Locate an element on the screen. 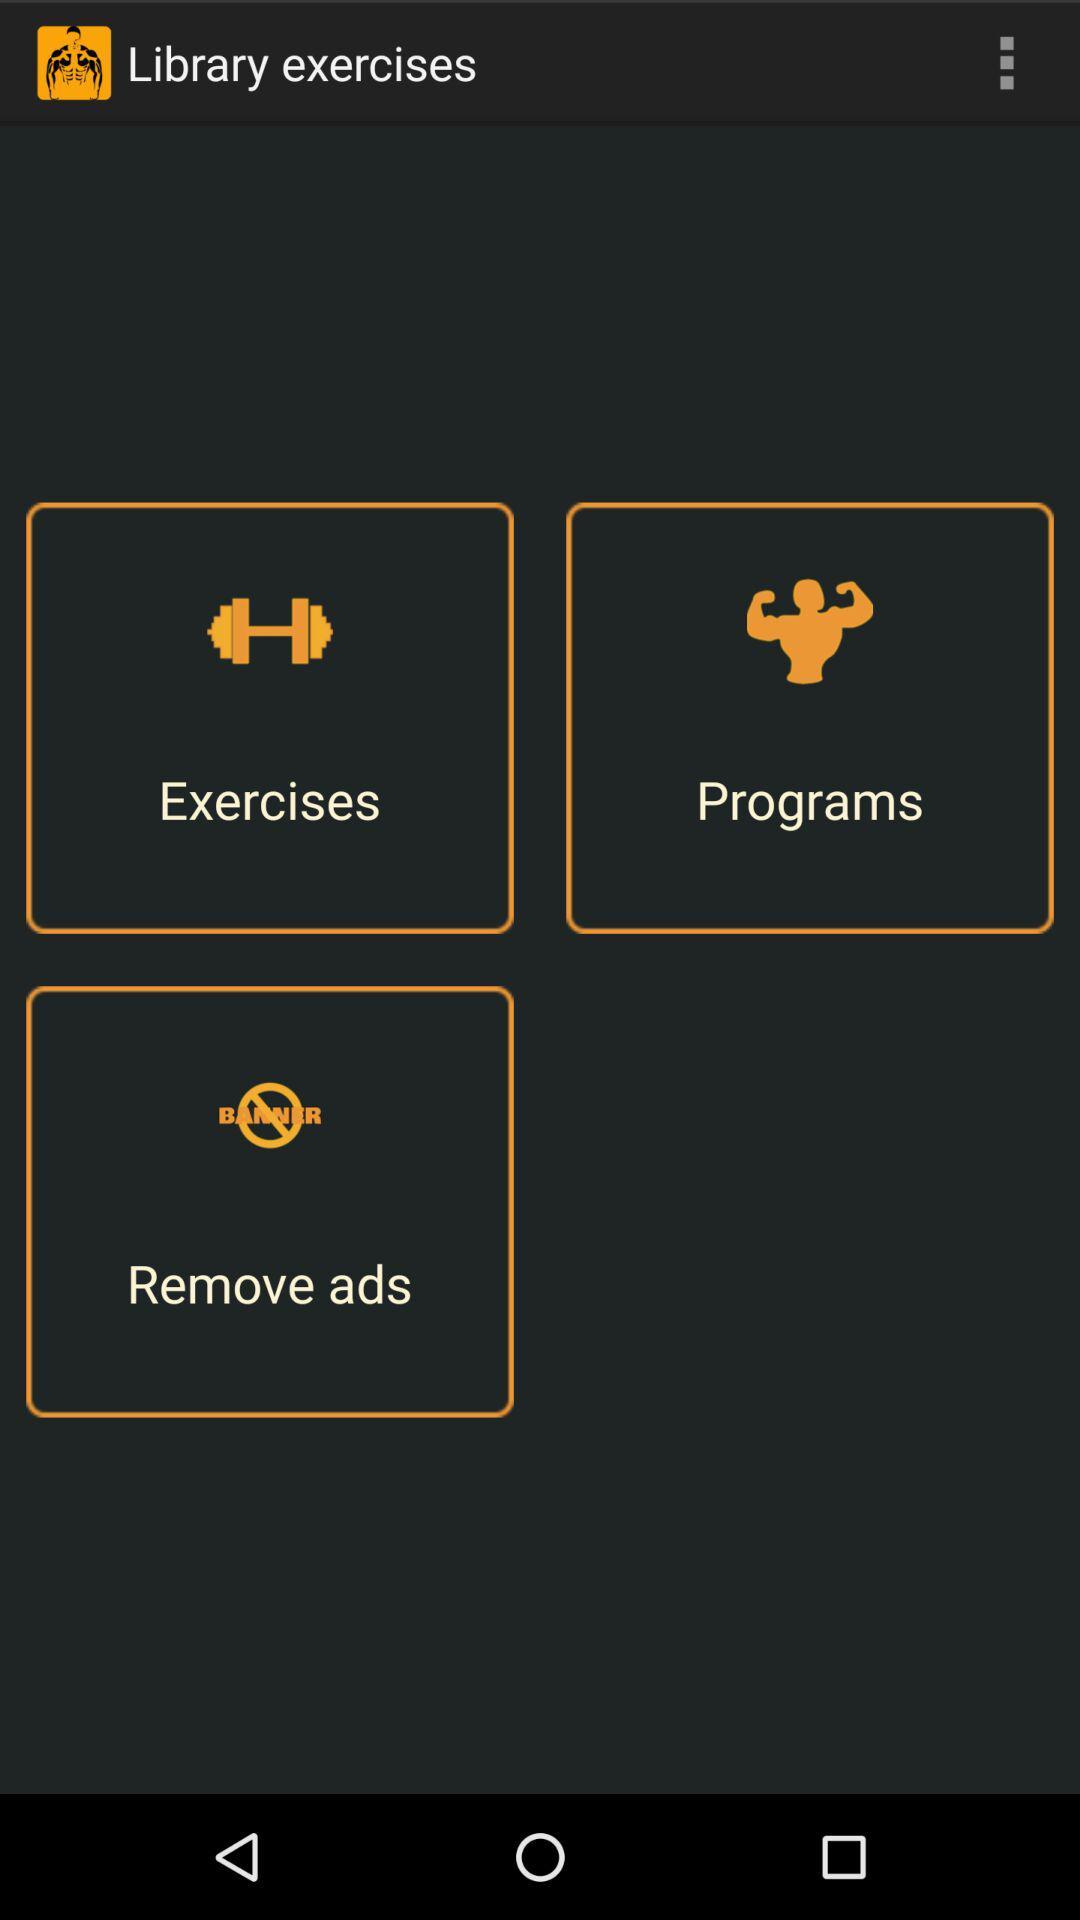  the icon to the right of the library exercises app is located at coordinates (1006, 62).